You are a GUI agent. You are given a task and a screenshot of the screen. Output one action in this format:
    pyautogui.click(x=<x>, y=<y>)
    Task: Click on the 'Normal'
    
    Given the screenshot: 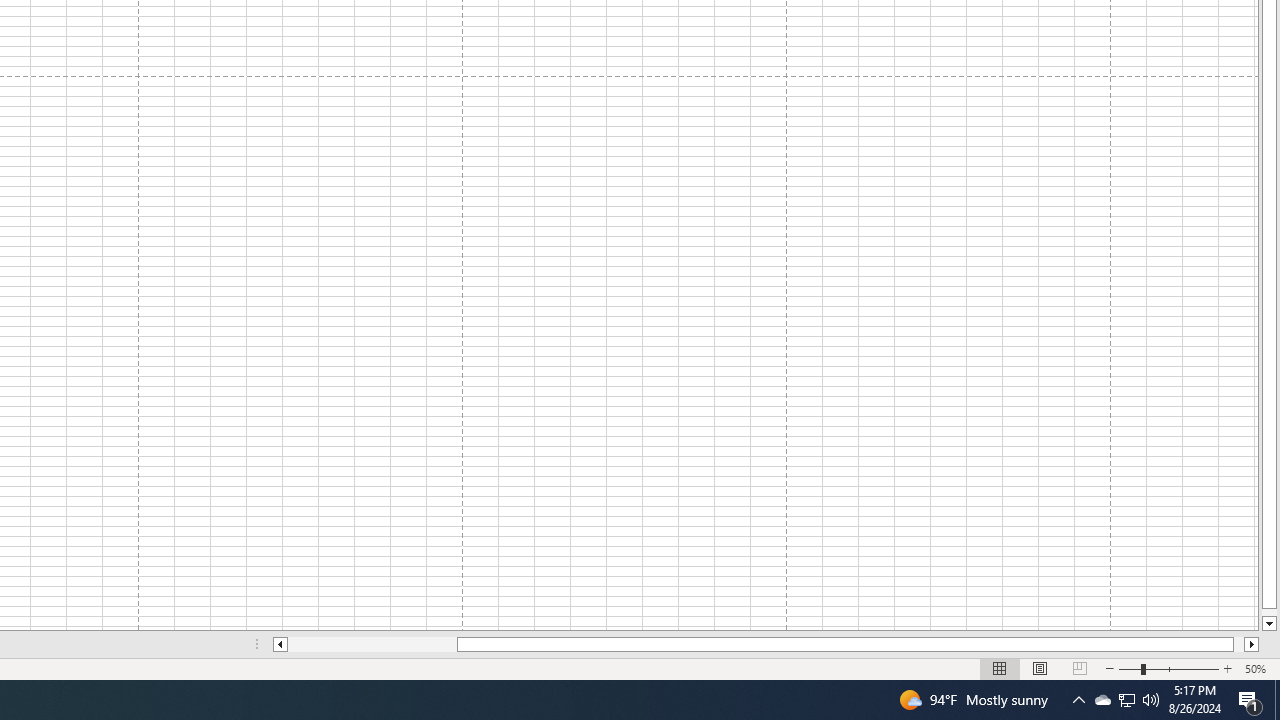 What is the action you would take?
    pyautogui.click(x=1000, y=669)
    